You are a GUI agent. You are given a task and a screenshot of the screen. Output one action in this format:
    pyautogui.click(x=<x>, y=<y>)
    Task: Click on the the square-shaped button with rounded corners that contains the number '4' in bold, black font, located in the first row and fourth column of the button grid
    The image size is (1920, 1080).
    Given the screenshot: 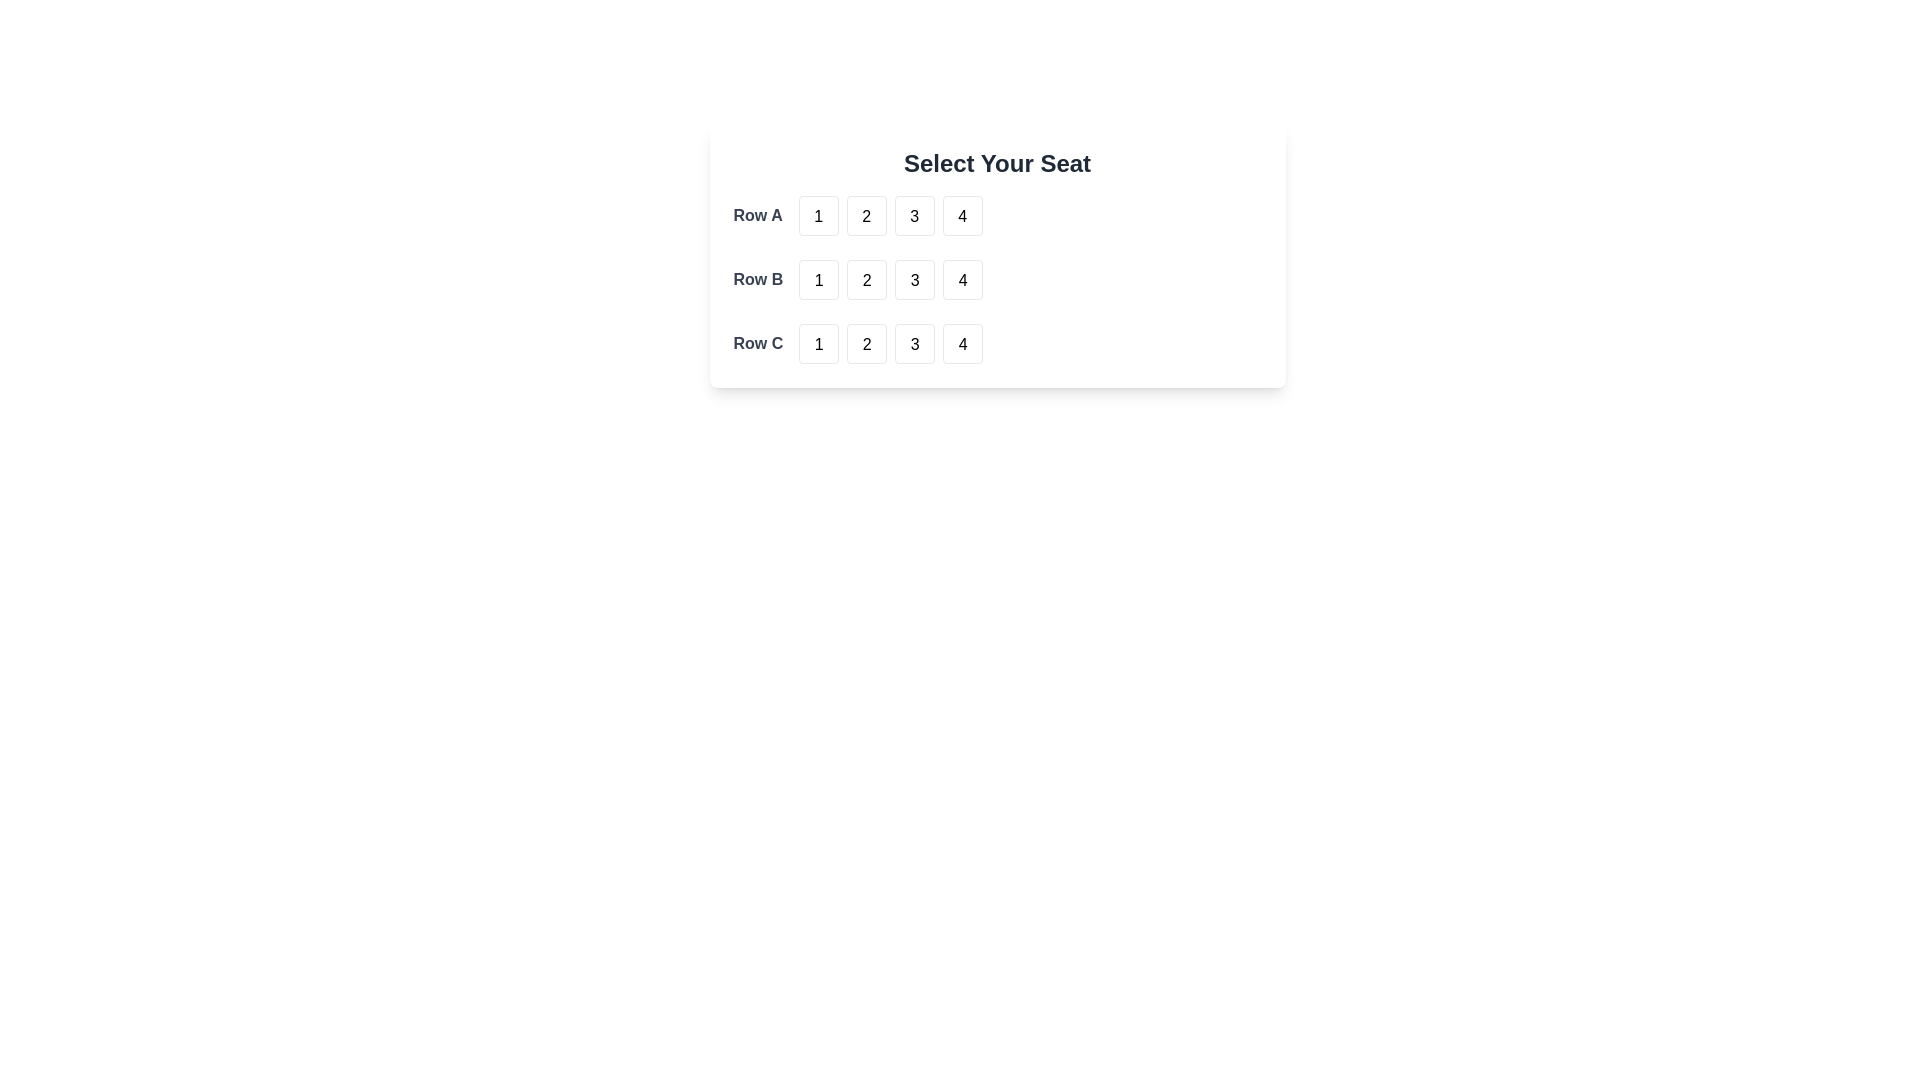 What is the action you would take?
    pyautogui.click(x=962, y=216)
    